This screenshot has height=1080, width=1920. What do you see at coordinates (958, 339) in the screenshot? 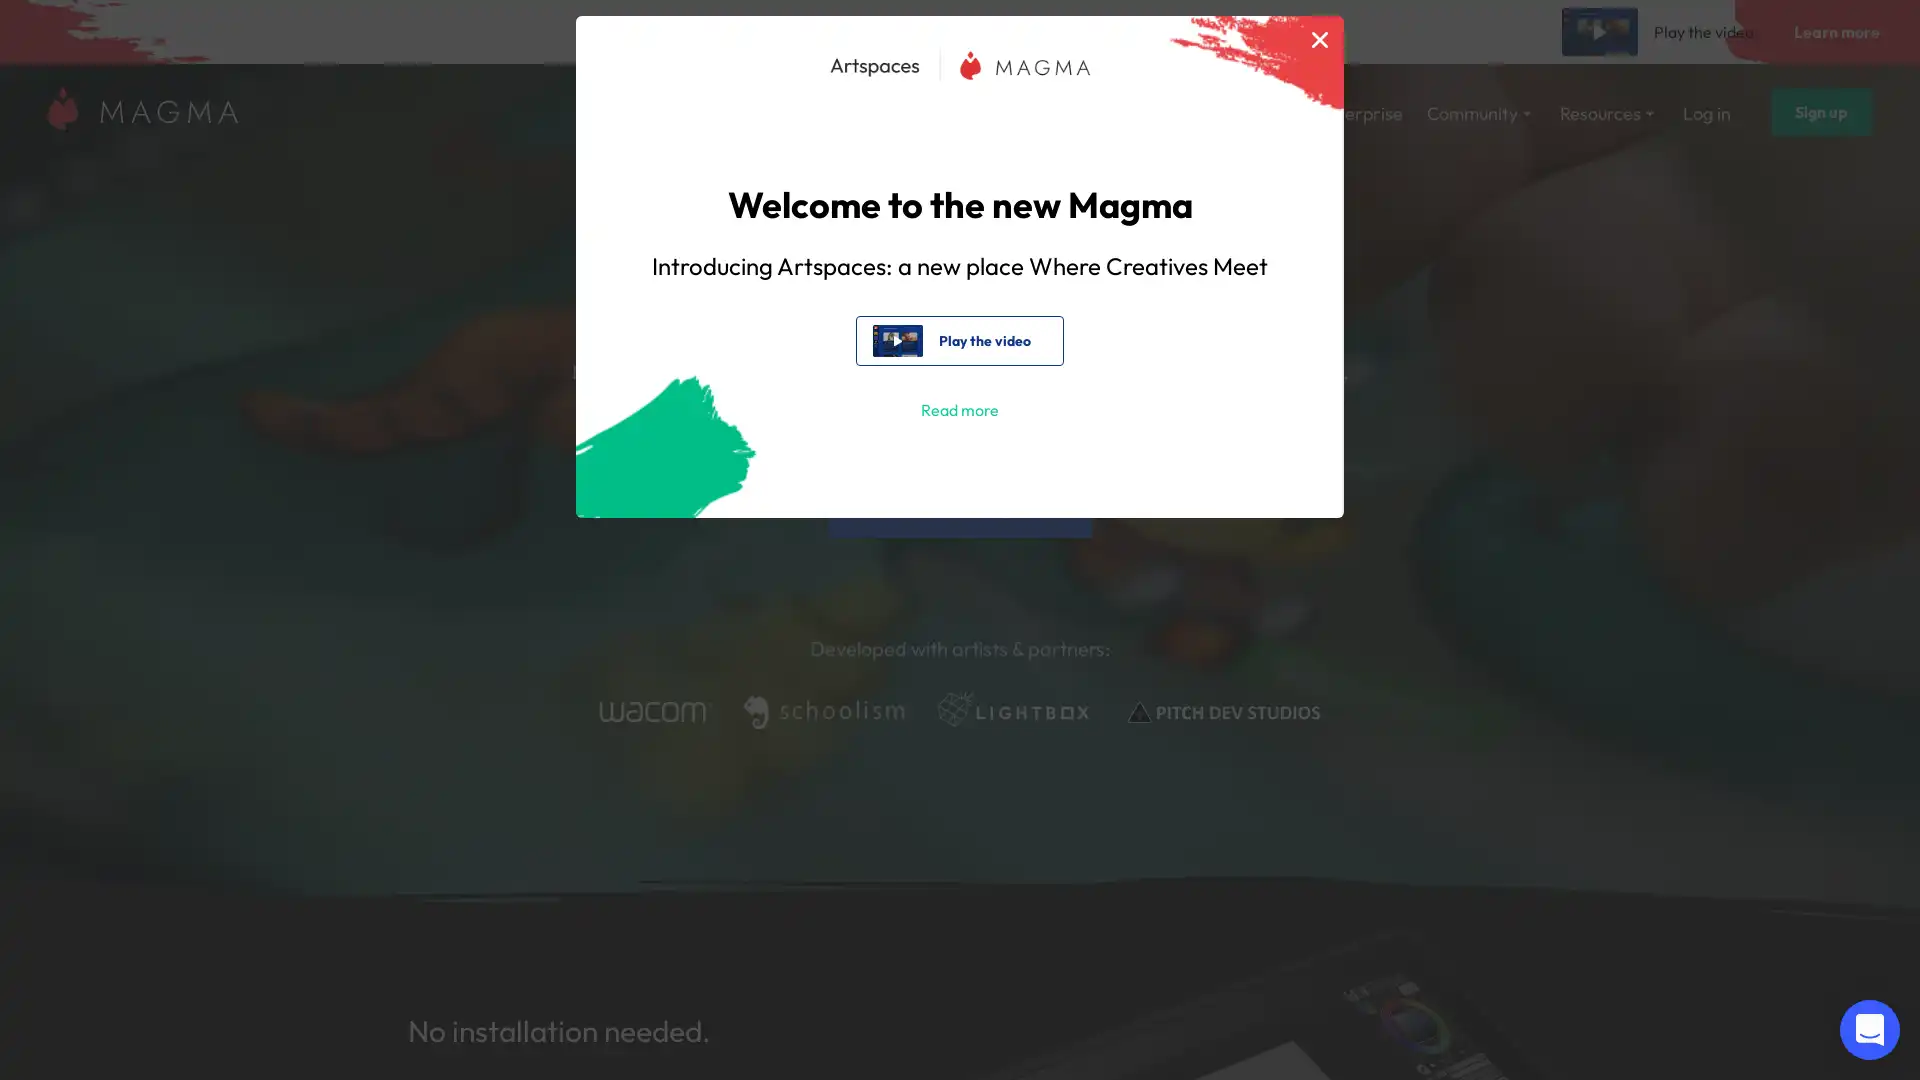
I see `Play the video` at bounding box center [958, 339].